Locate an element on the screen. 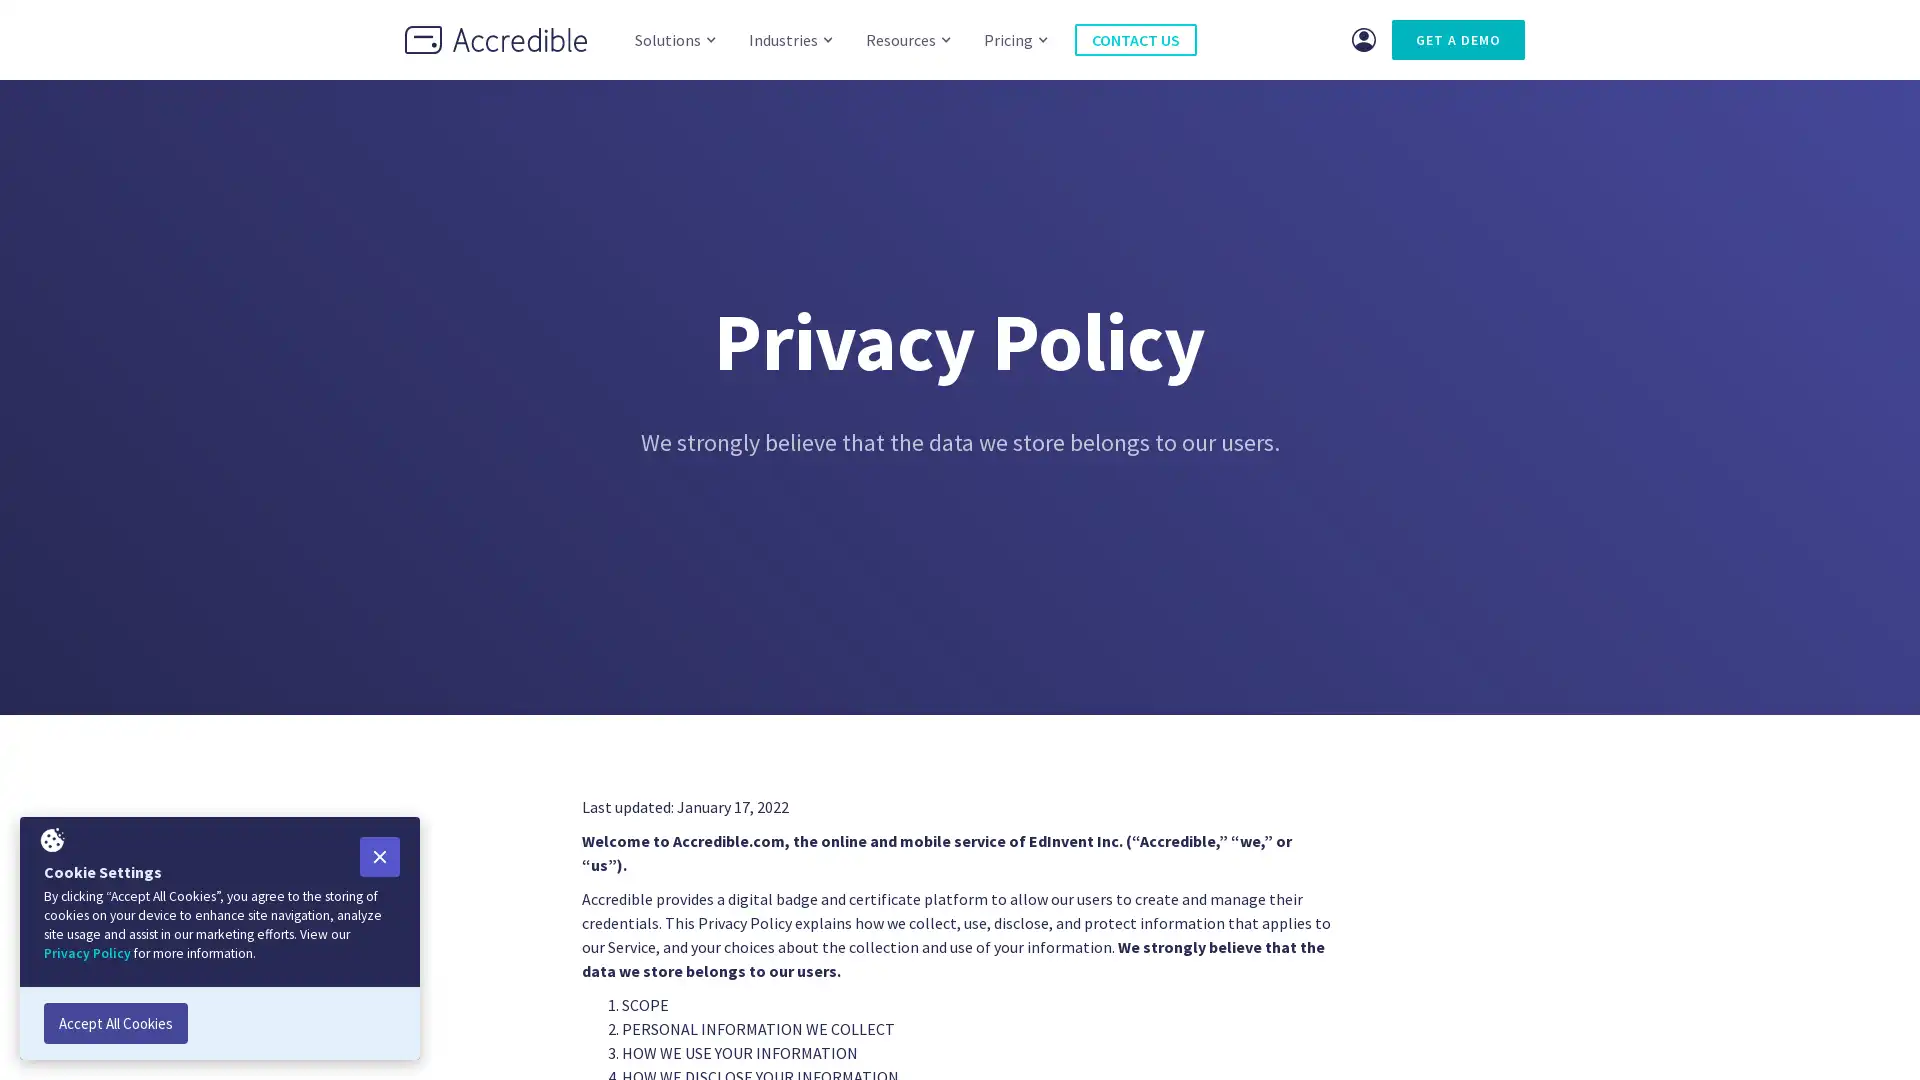 This screenshot has width=1920, height=1080. Close Cookie Popup is located at coordinates (379, 855).